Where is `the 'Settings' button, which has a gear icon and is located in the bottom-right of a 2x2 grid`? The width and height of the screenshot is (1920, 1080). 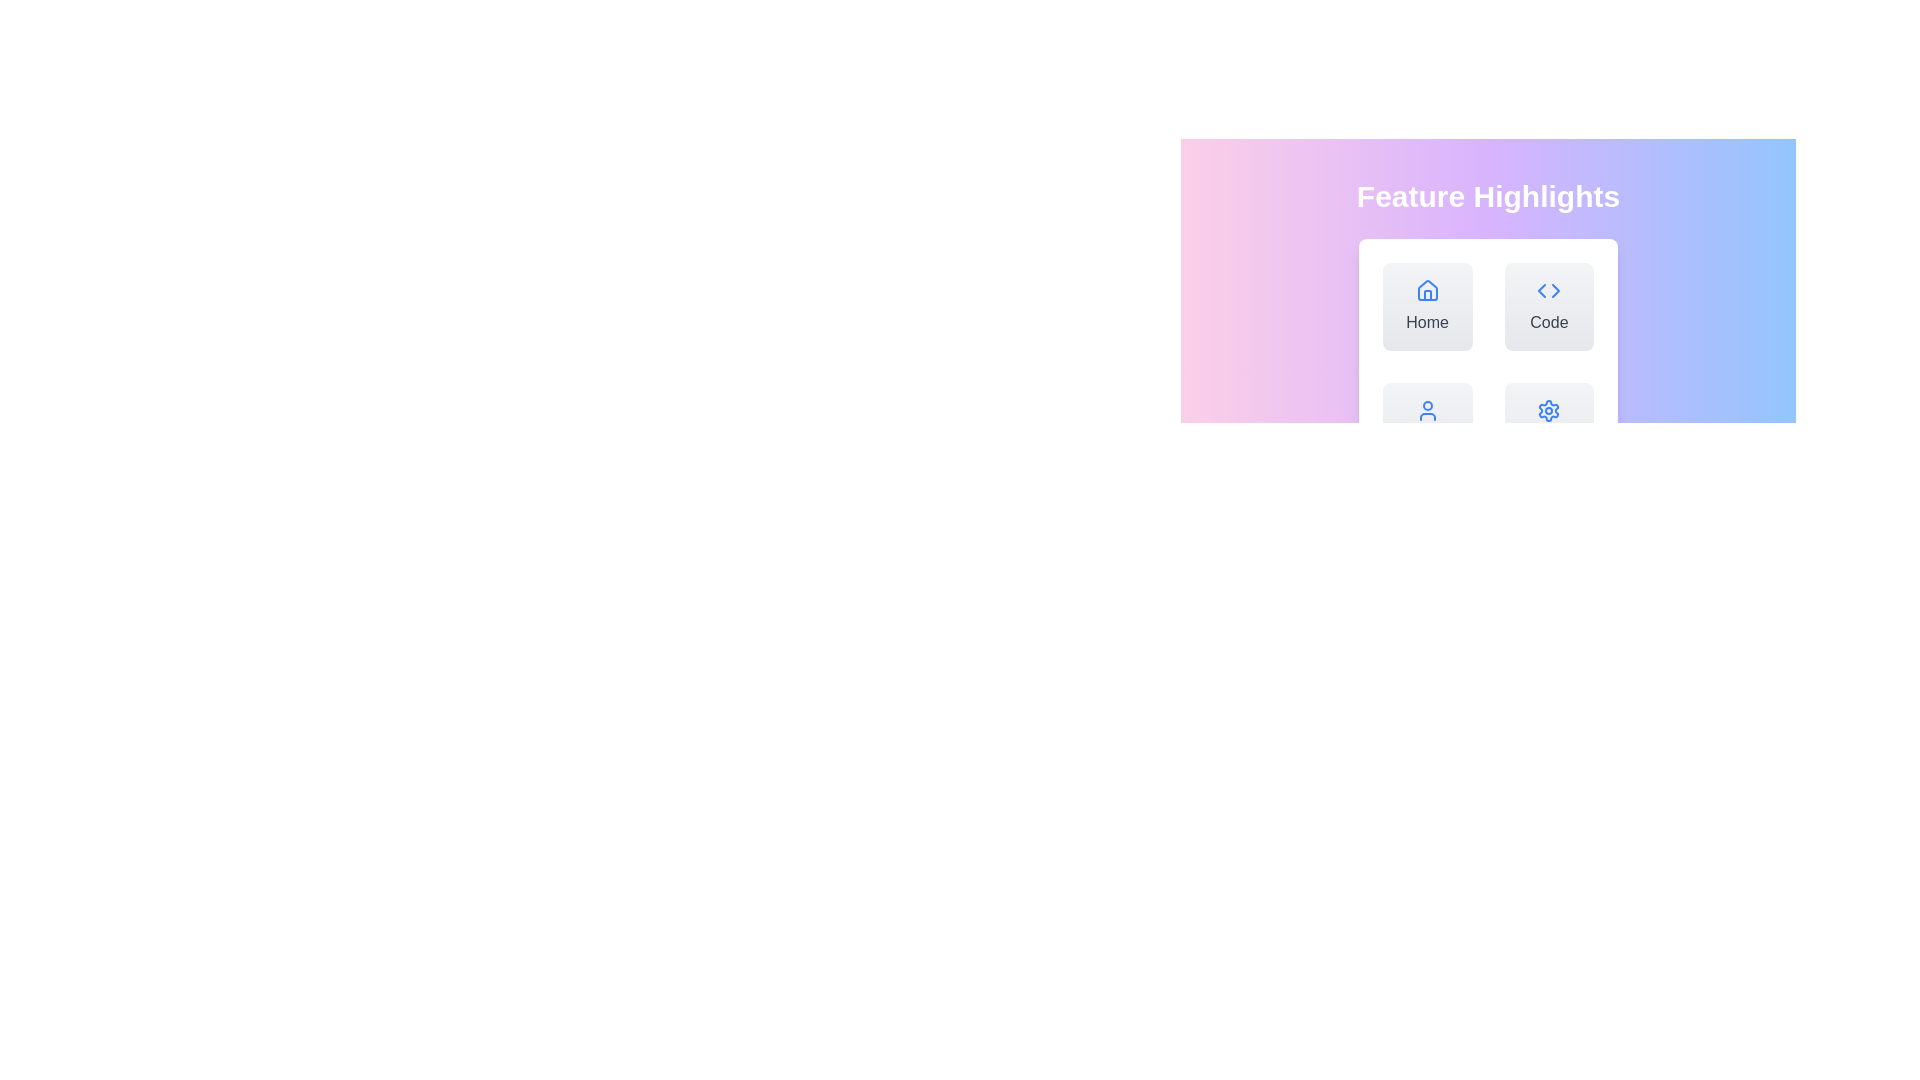 the 'Settings' button, which has a gear icon and is located in the bottom-right of a 2x2 grid is located at coordinates (1548, 426).